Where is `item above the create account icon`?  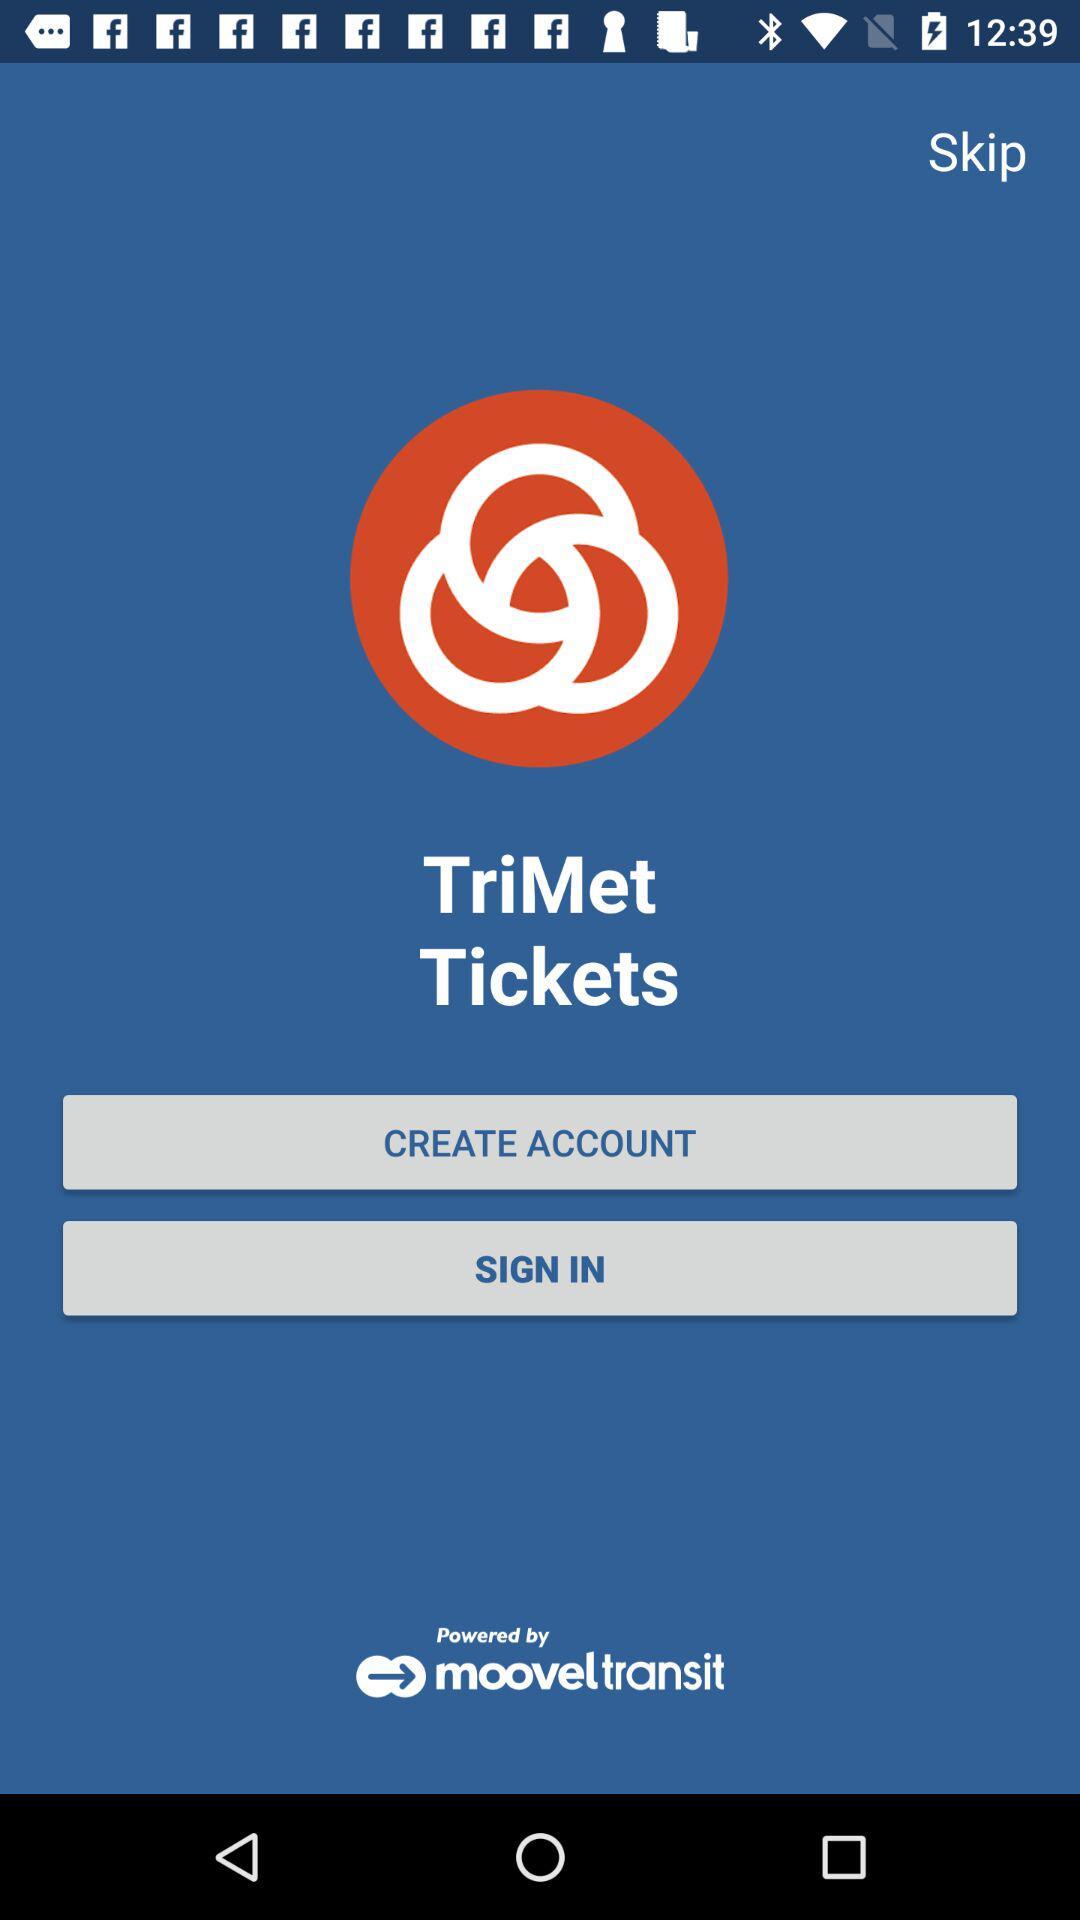
item above the create account icon is located at coordinates (976, 149).